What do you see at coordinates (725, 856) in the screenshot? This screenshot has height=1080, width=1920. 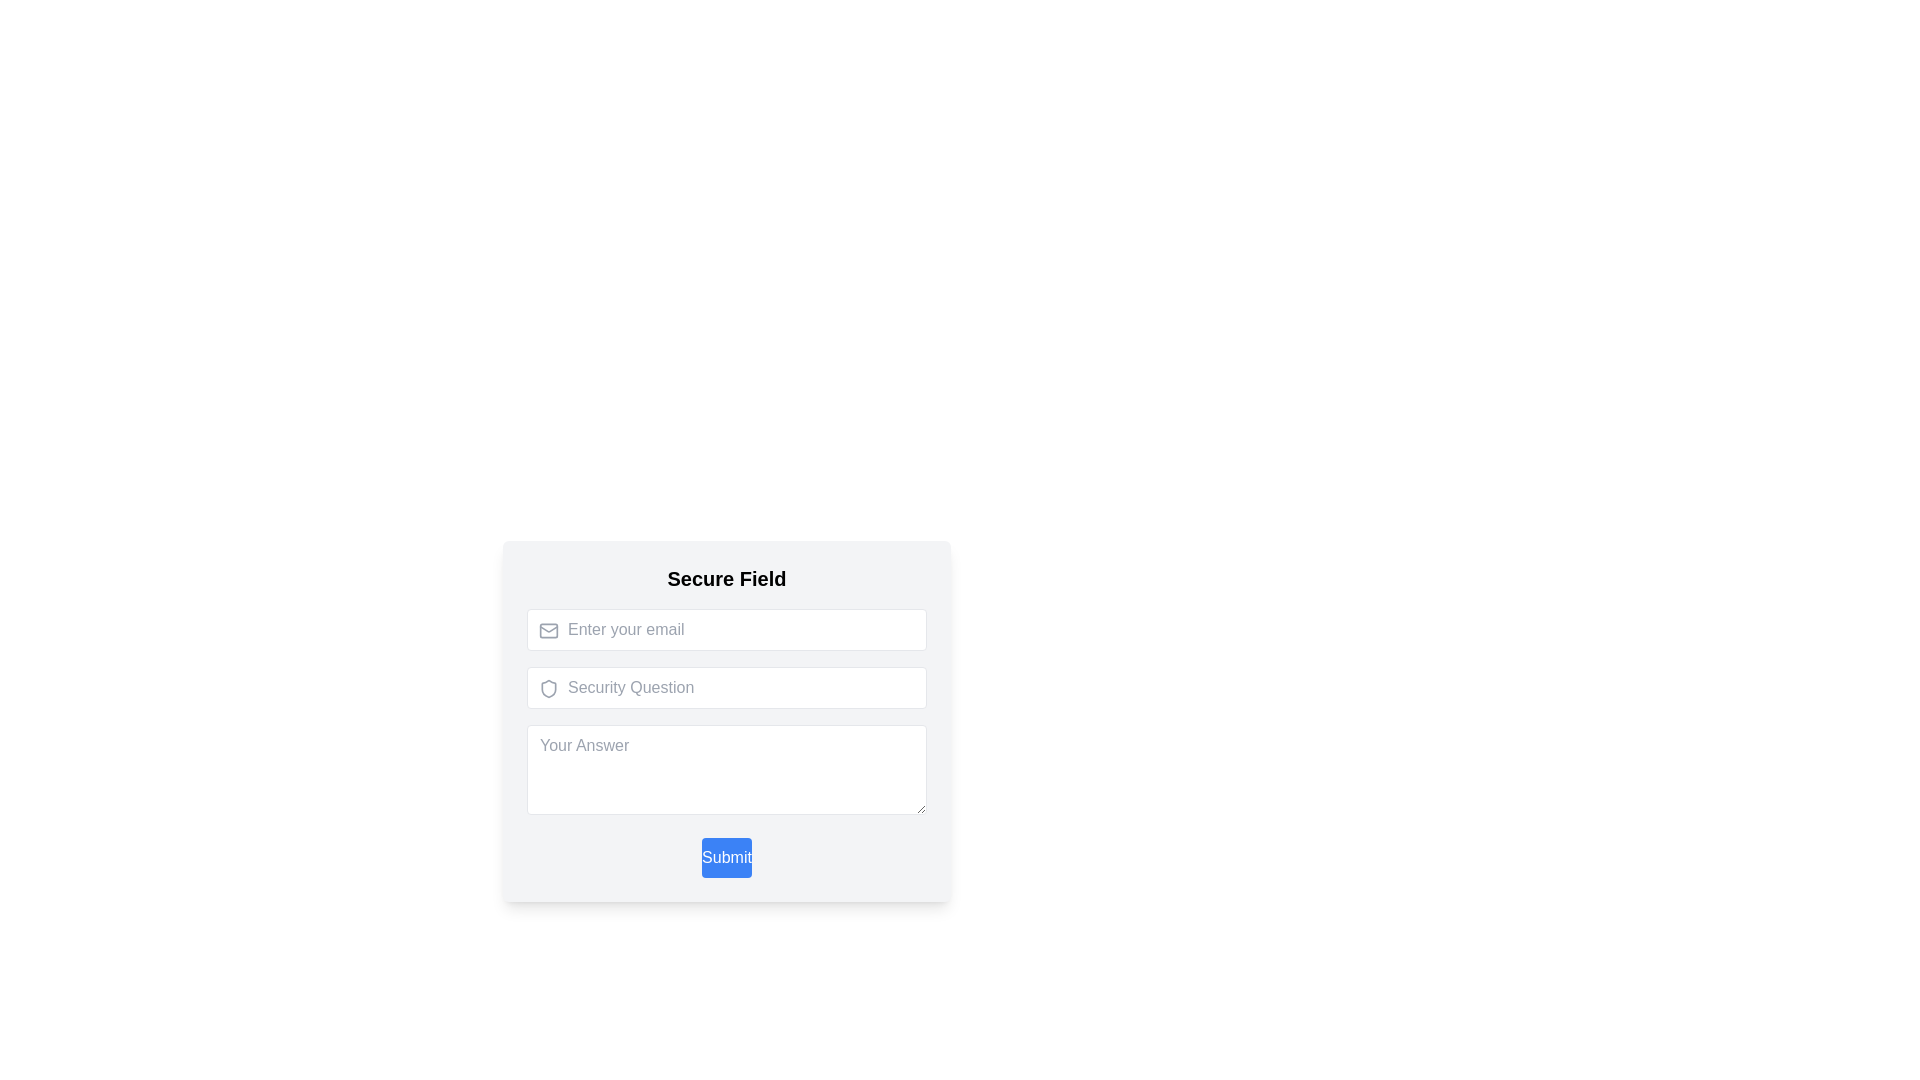 I see `the blue 'Submit' button with rounded corners` at bounding box center [725, 856].